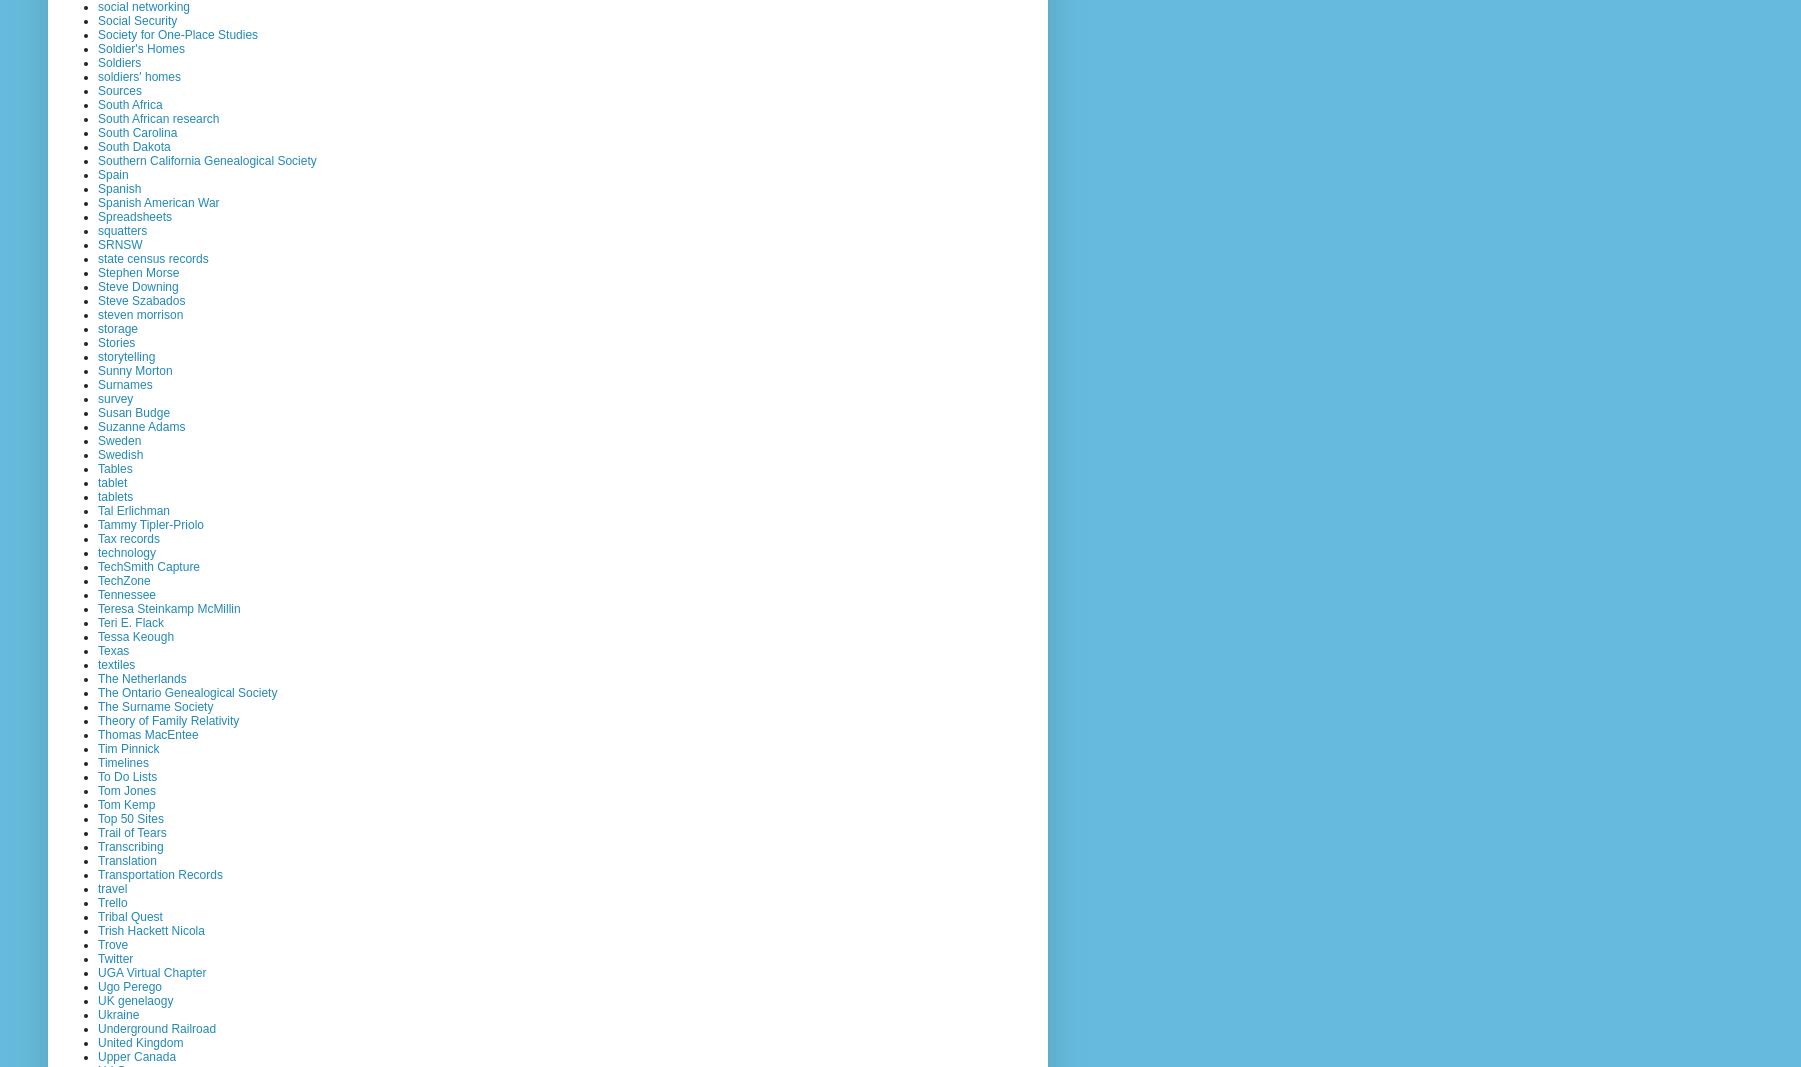 The image size is (1801, 1067). I want to click on 'Tim Pinnick', so click(96, 746).